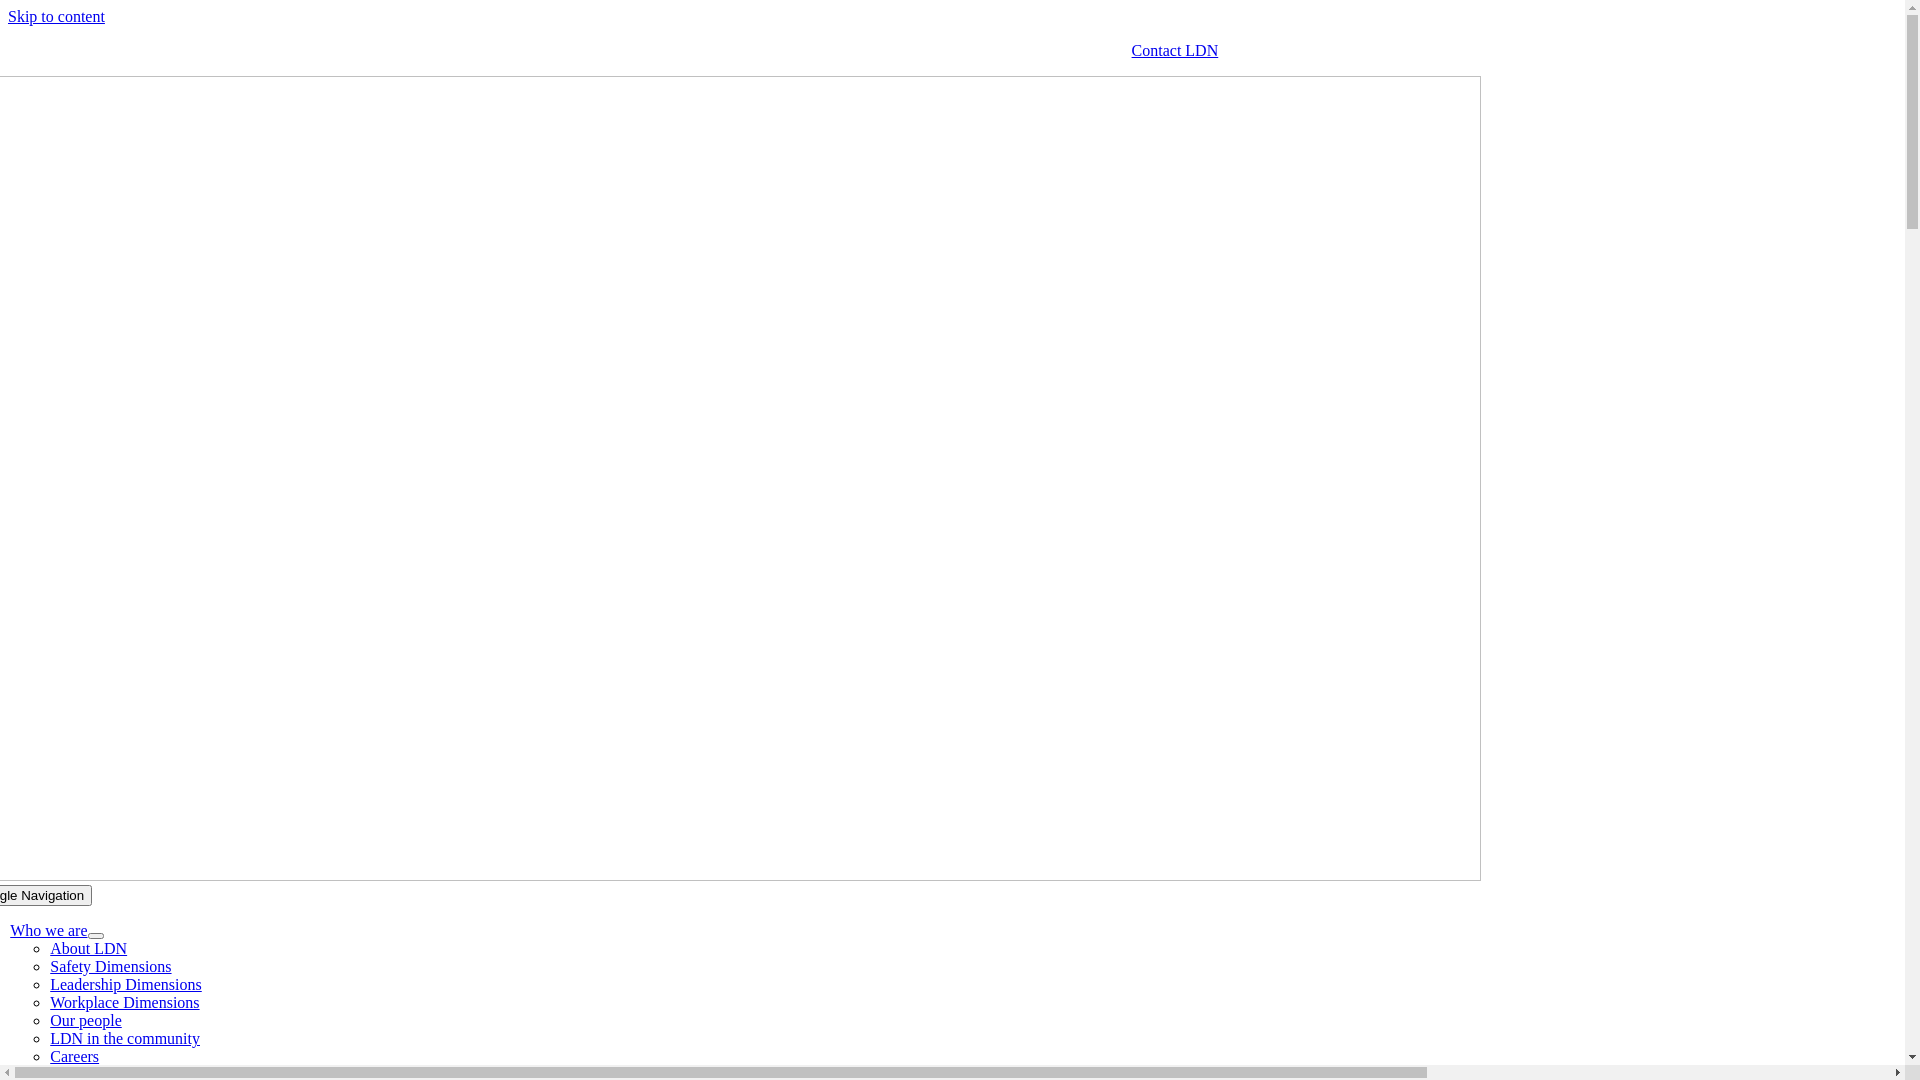 The image size is (1920, 1080). Describe the element at coordinates (74, 1055) in the screenshot. I see `'Careers'` at that location.